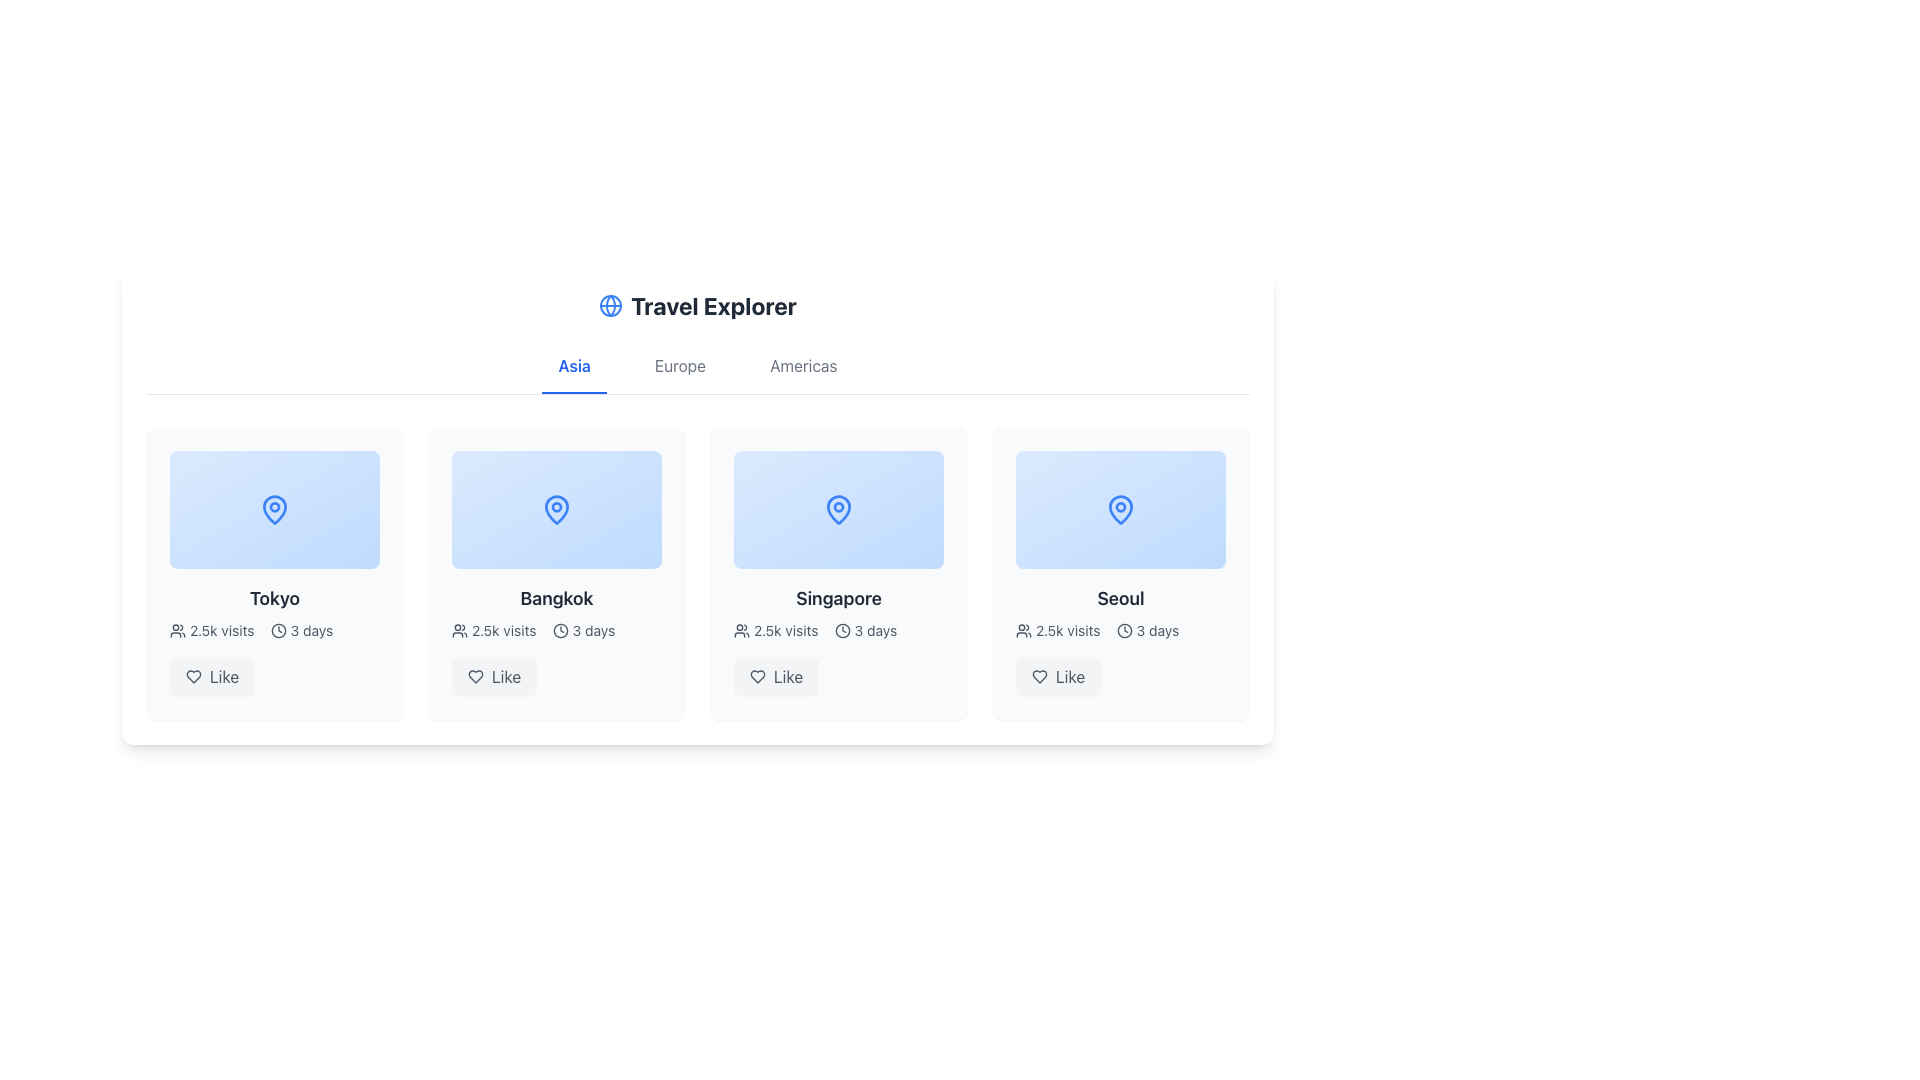 The image size is (1920, 1080). What do you see at coordinates (875, 631) in the screenshot?
I see `text from the label that indicates the duration related to the location in the third card from the left under the 'Singapore' heading, positioned to the right of a clock icon` at bounding box center [875, 631].